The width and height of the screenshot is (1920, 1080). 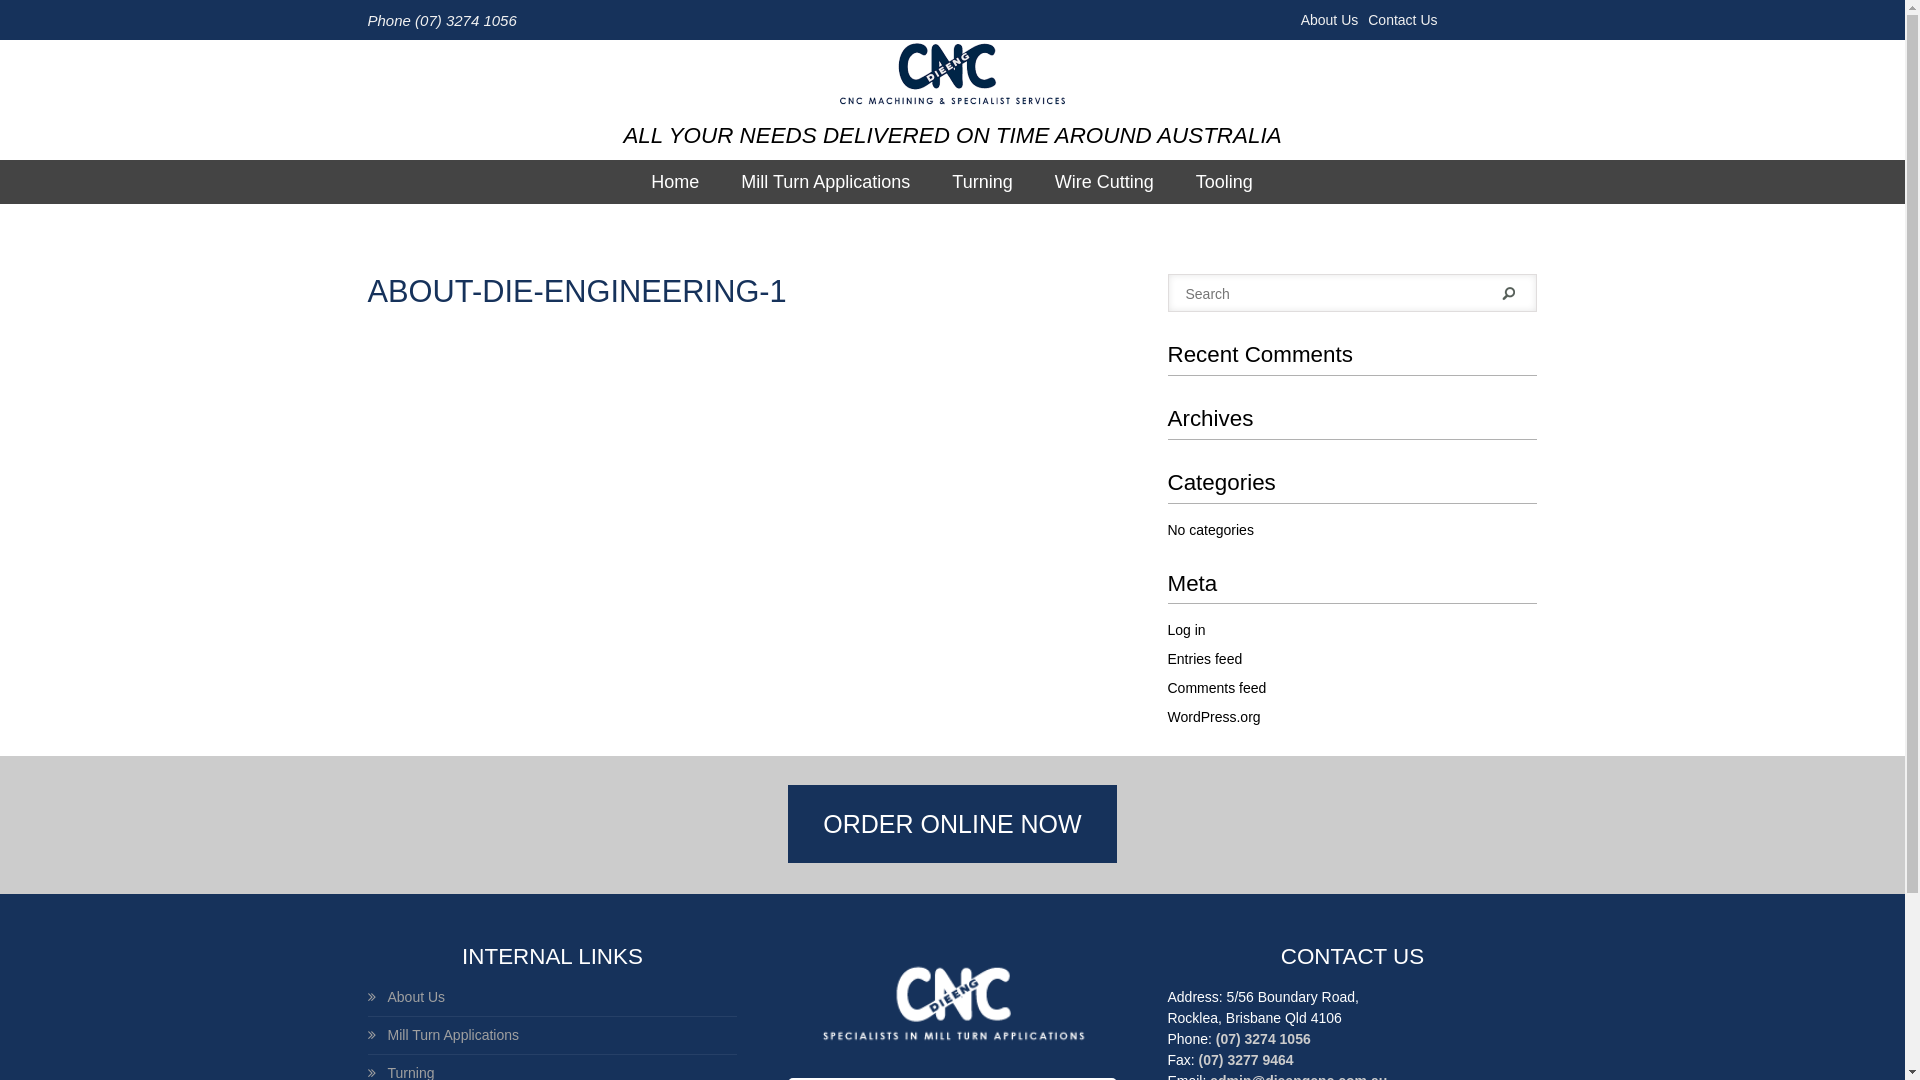 I want to click on 'Mill Turn Applications', so click(x=443, y=1035).